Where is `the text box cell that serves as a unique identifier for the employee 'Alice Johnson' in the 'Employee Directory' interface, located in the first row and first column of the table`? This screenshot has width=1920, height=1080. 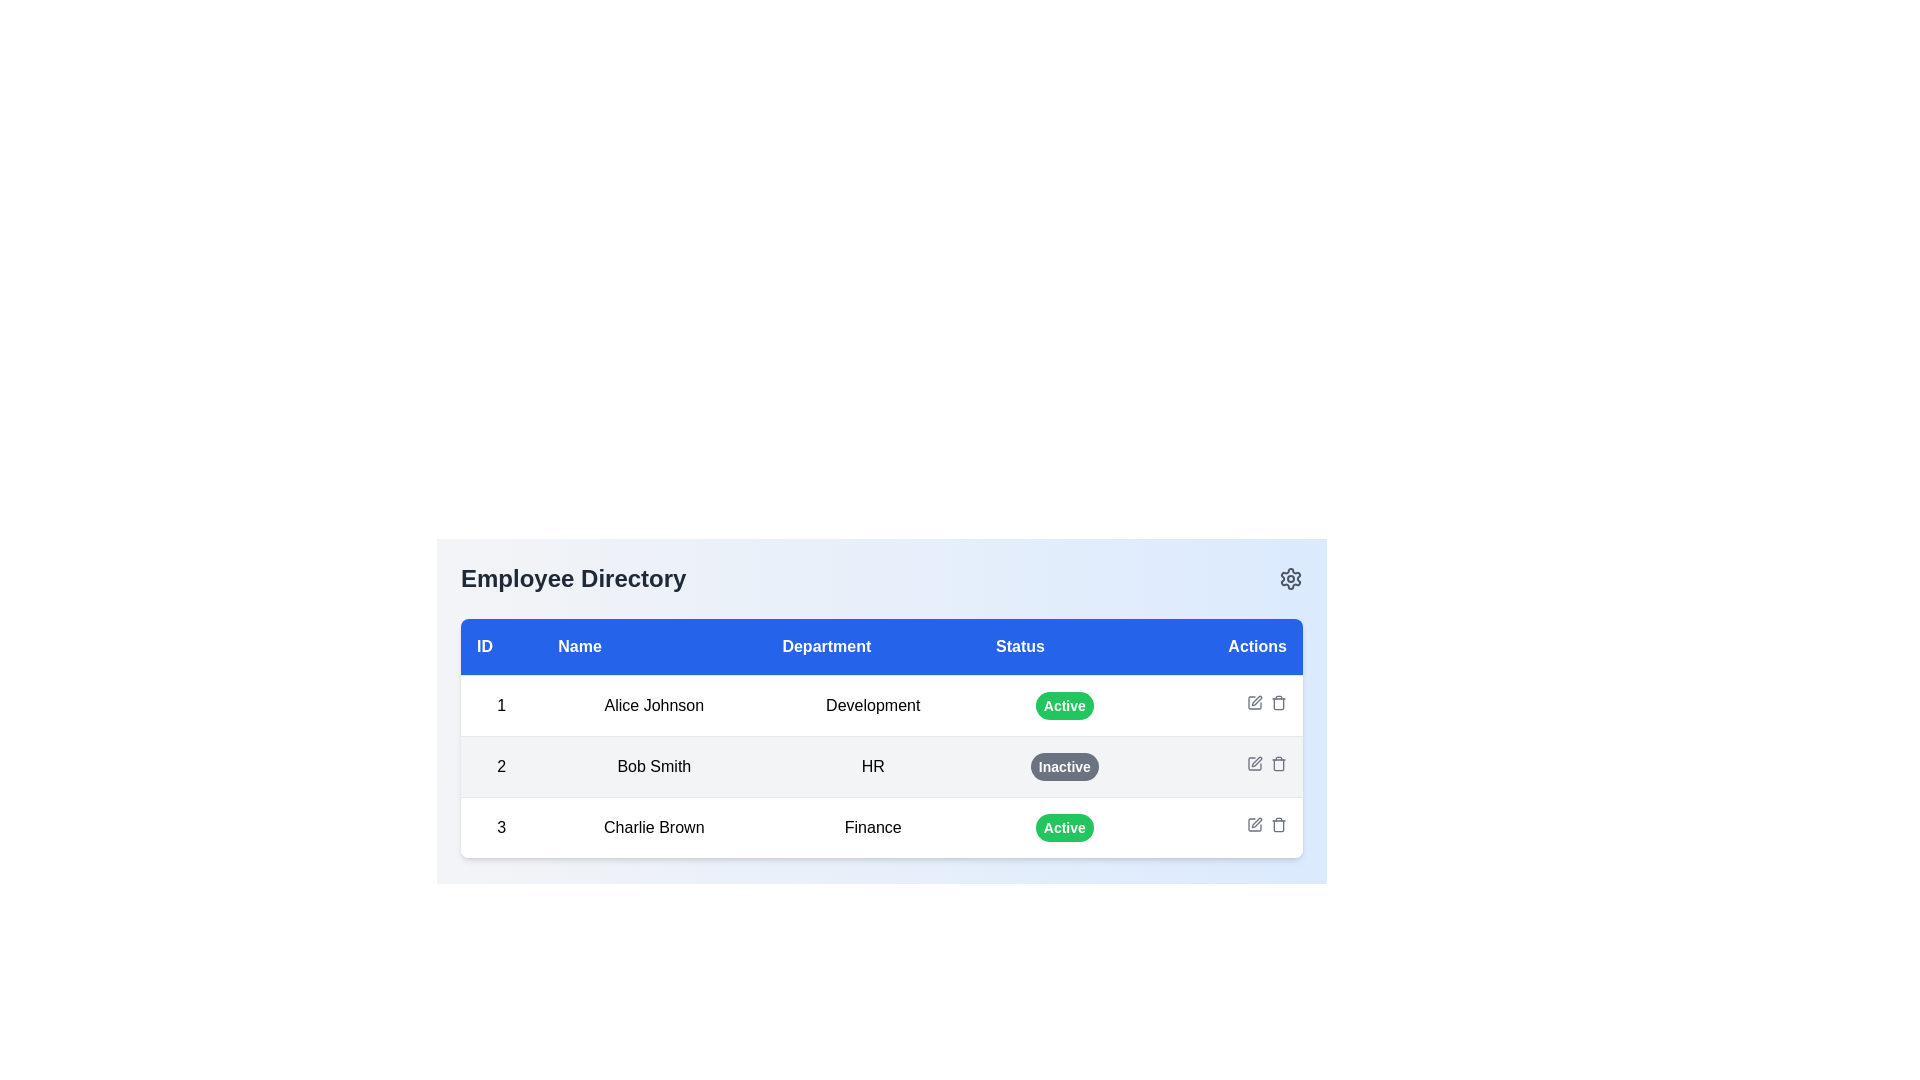 the text box cell that serves as a unique identifier for the employee 'Alice Johnson' in the 'Employee Directory' interface, located in the first row and first column of the table is located at coordinates (501, 704).